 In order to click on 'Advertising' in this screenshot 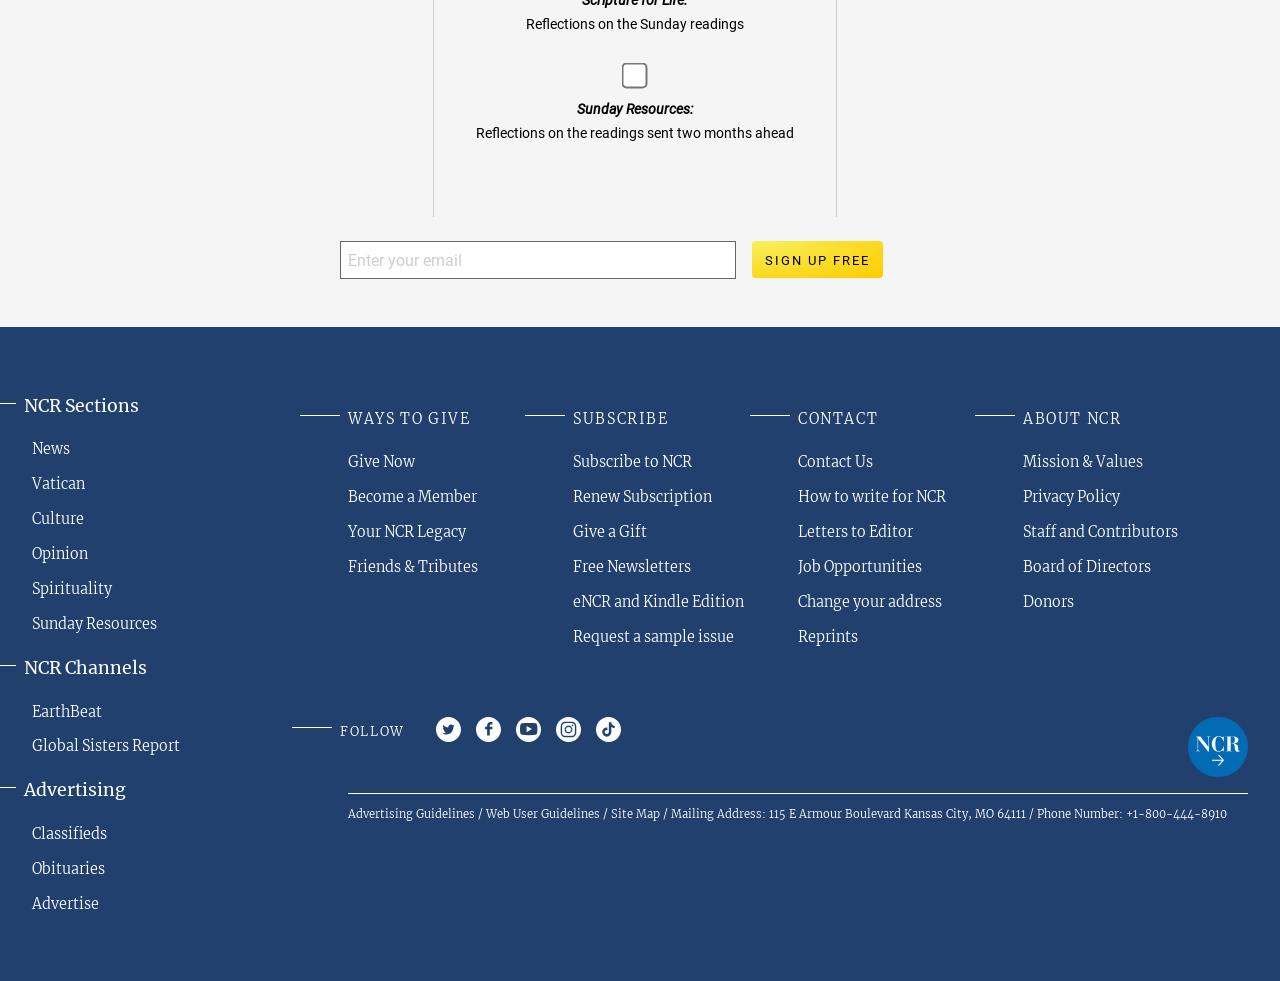, I will do `click(75, 789)`.